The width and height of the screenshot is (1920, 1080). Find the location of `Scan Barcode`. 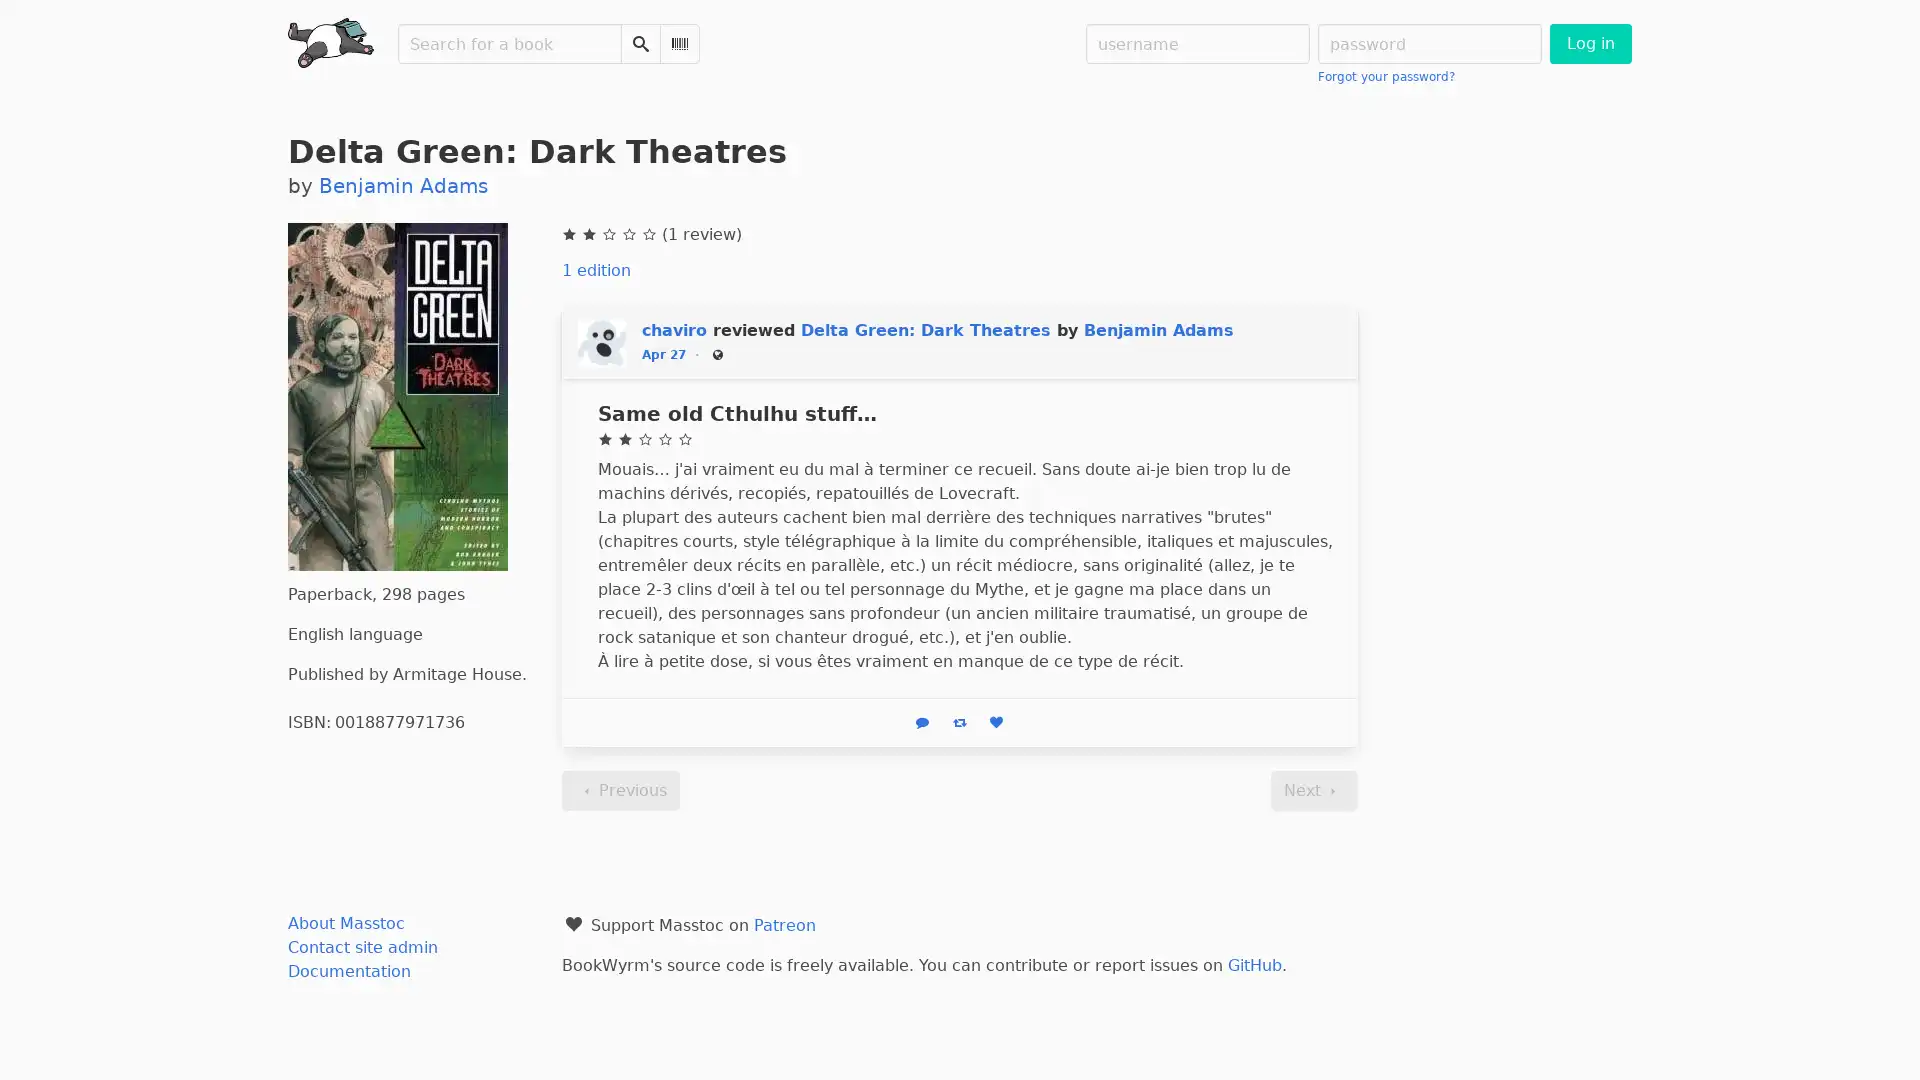

Scan Barcode is located at coordinates (680, 43).